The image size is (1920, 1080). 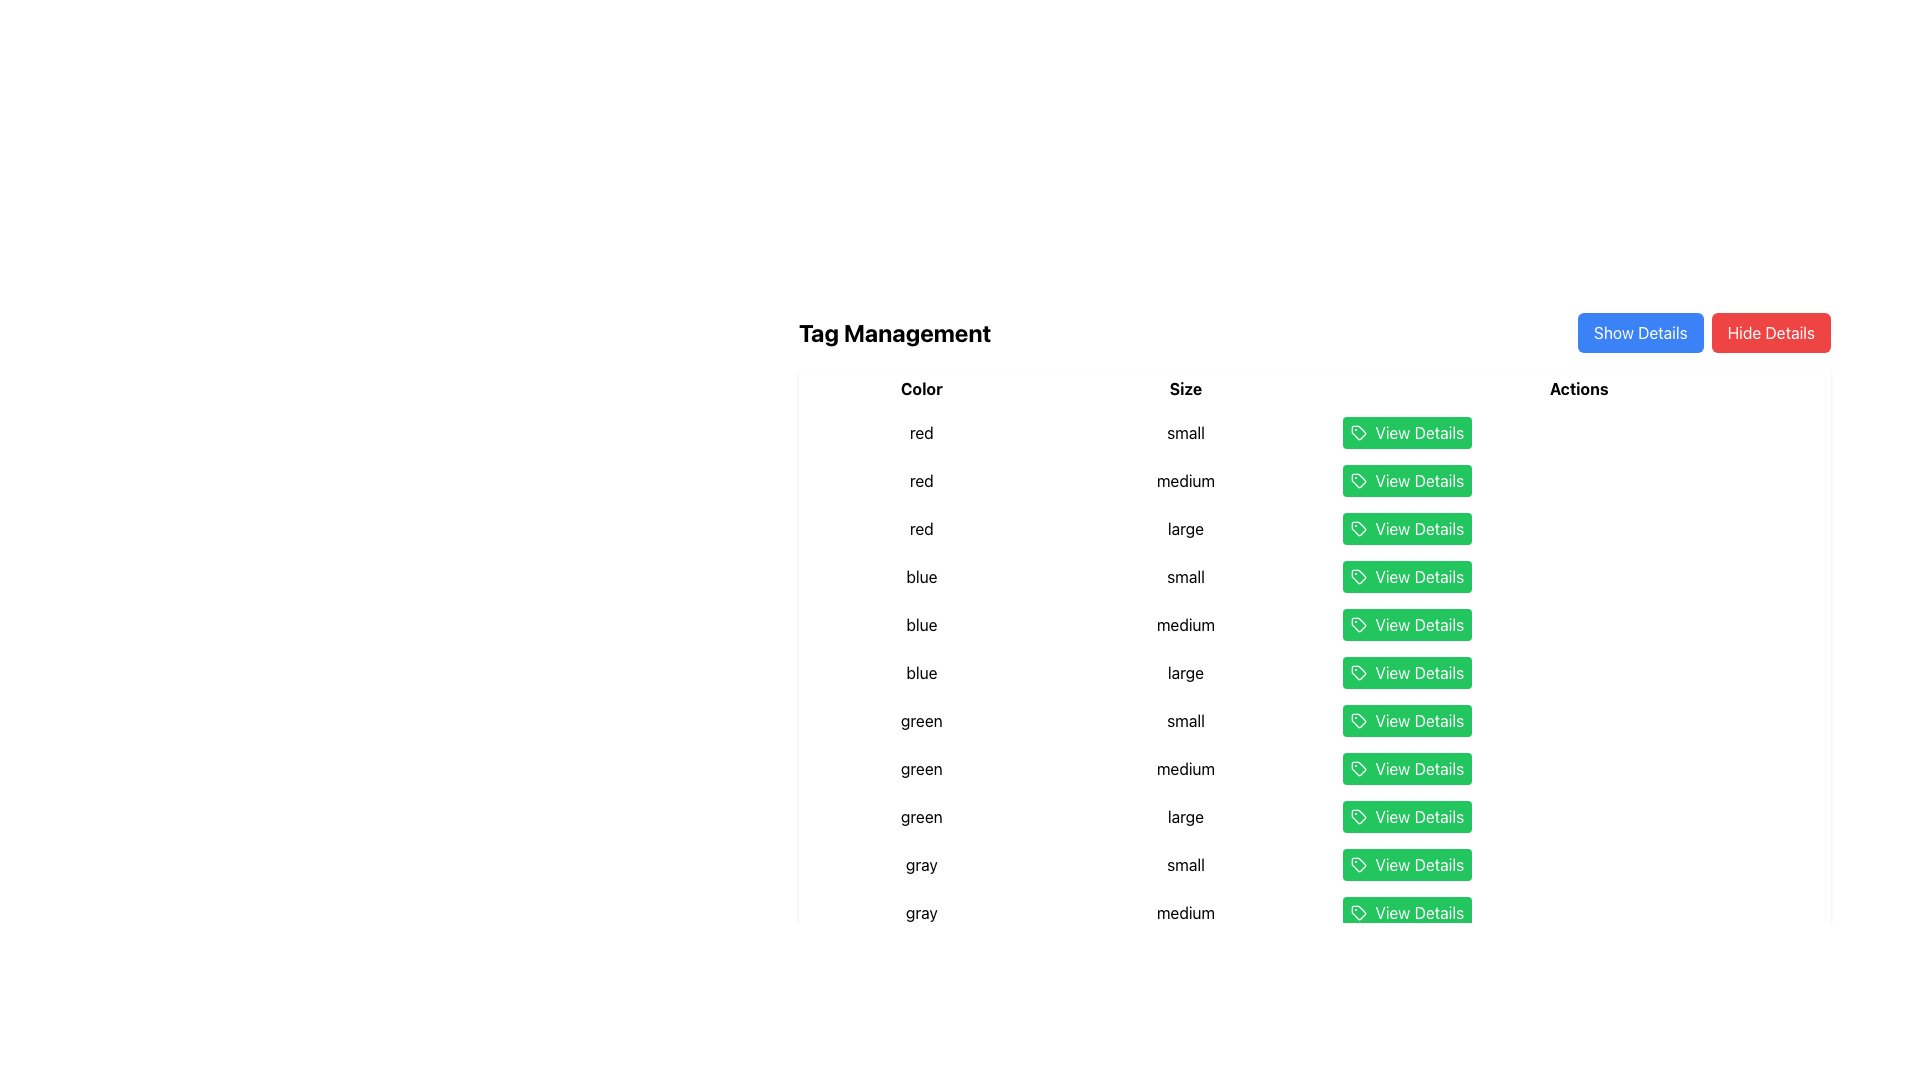 What do you see at coordinates (1359, 863) in the screenshot?
I see `the green tag icon in the 'Actions' column of the 'Tag Management' table, located in the last row associated with the color 'gray'` at bounding box center [1359, 863].